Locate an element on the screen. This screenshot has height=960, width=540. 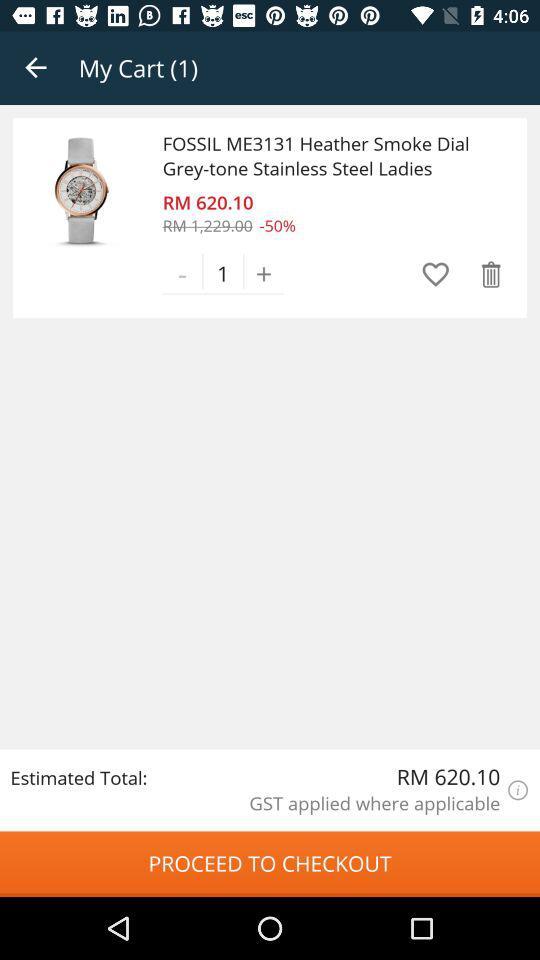
the app to the left of the my cart (1) icon is located at coordinates (36, 68).